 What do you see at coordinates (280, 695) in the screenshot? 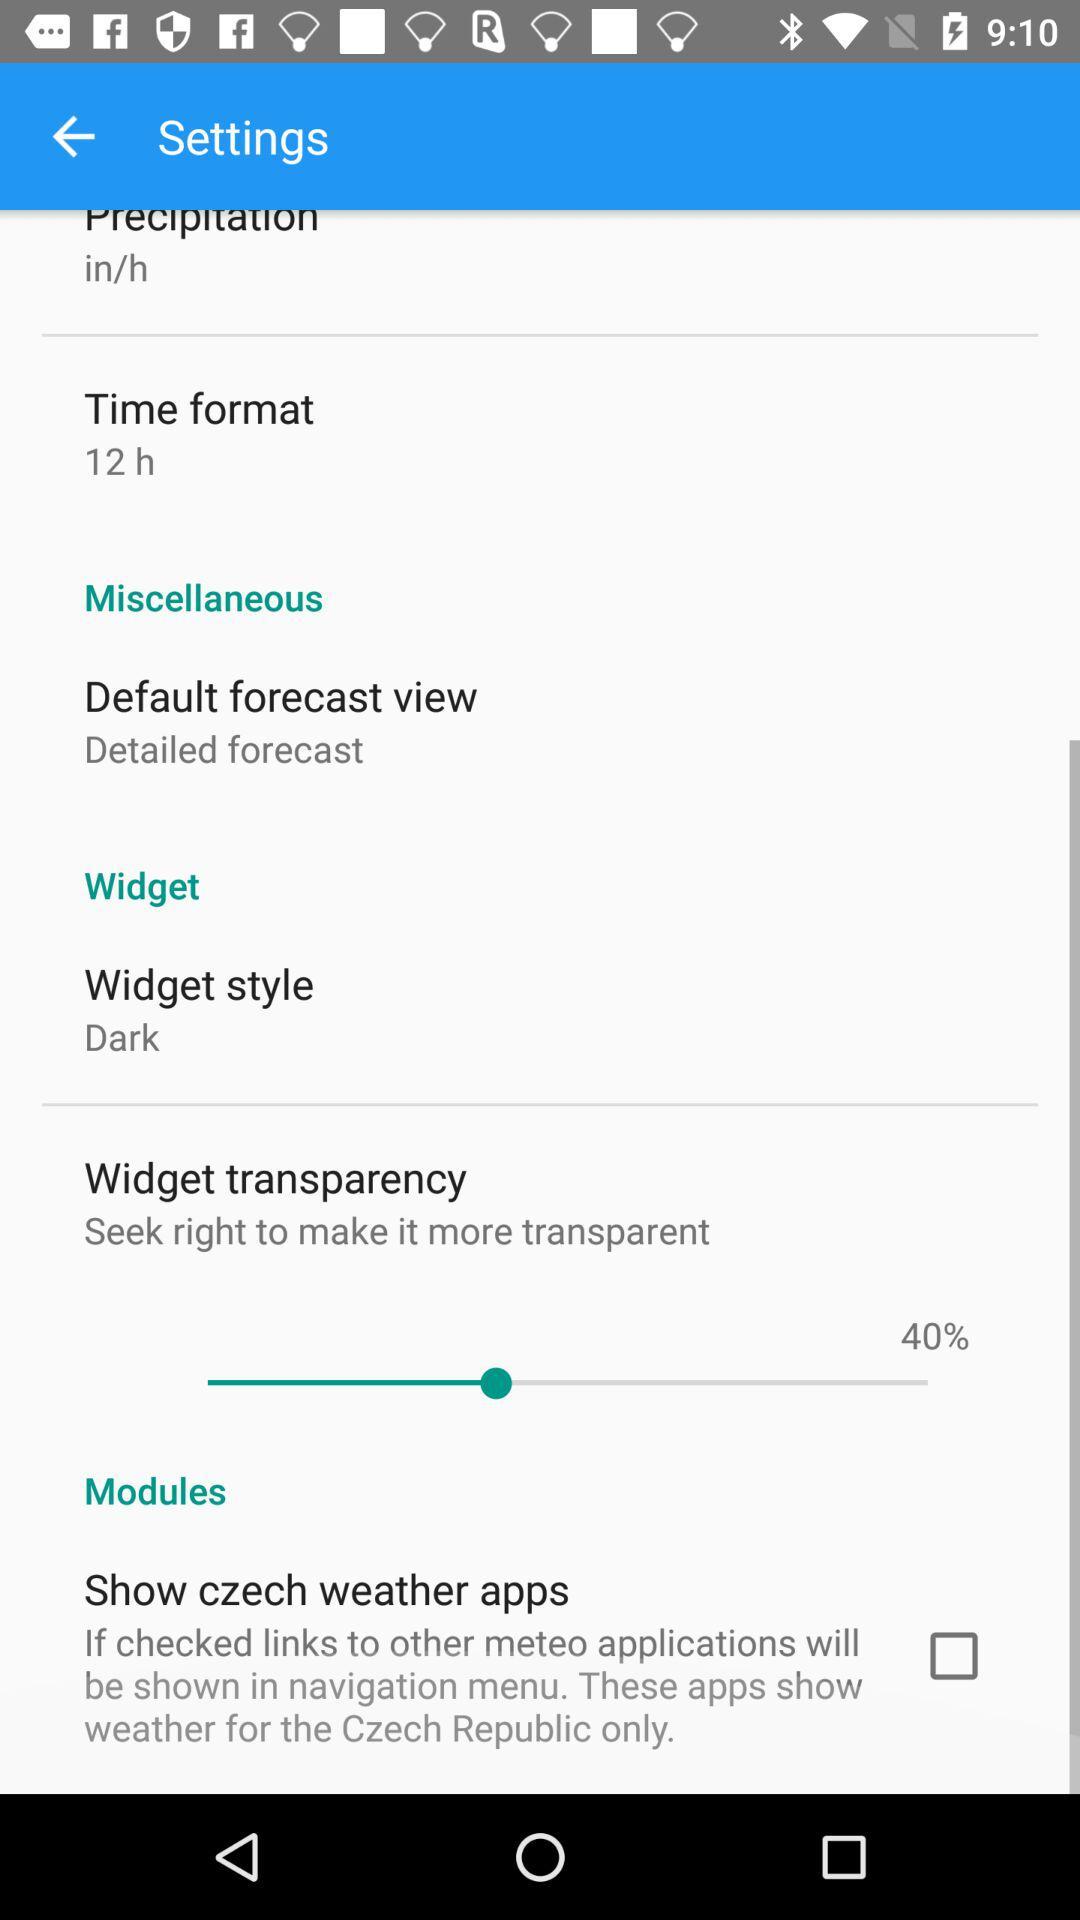
I see `item above the detailed forecast` at bounding box center [280, 695].